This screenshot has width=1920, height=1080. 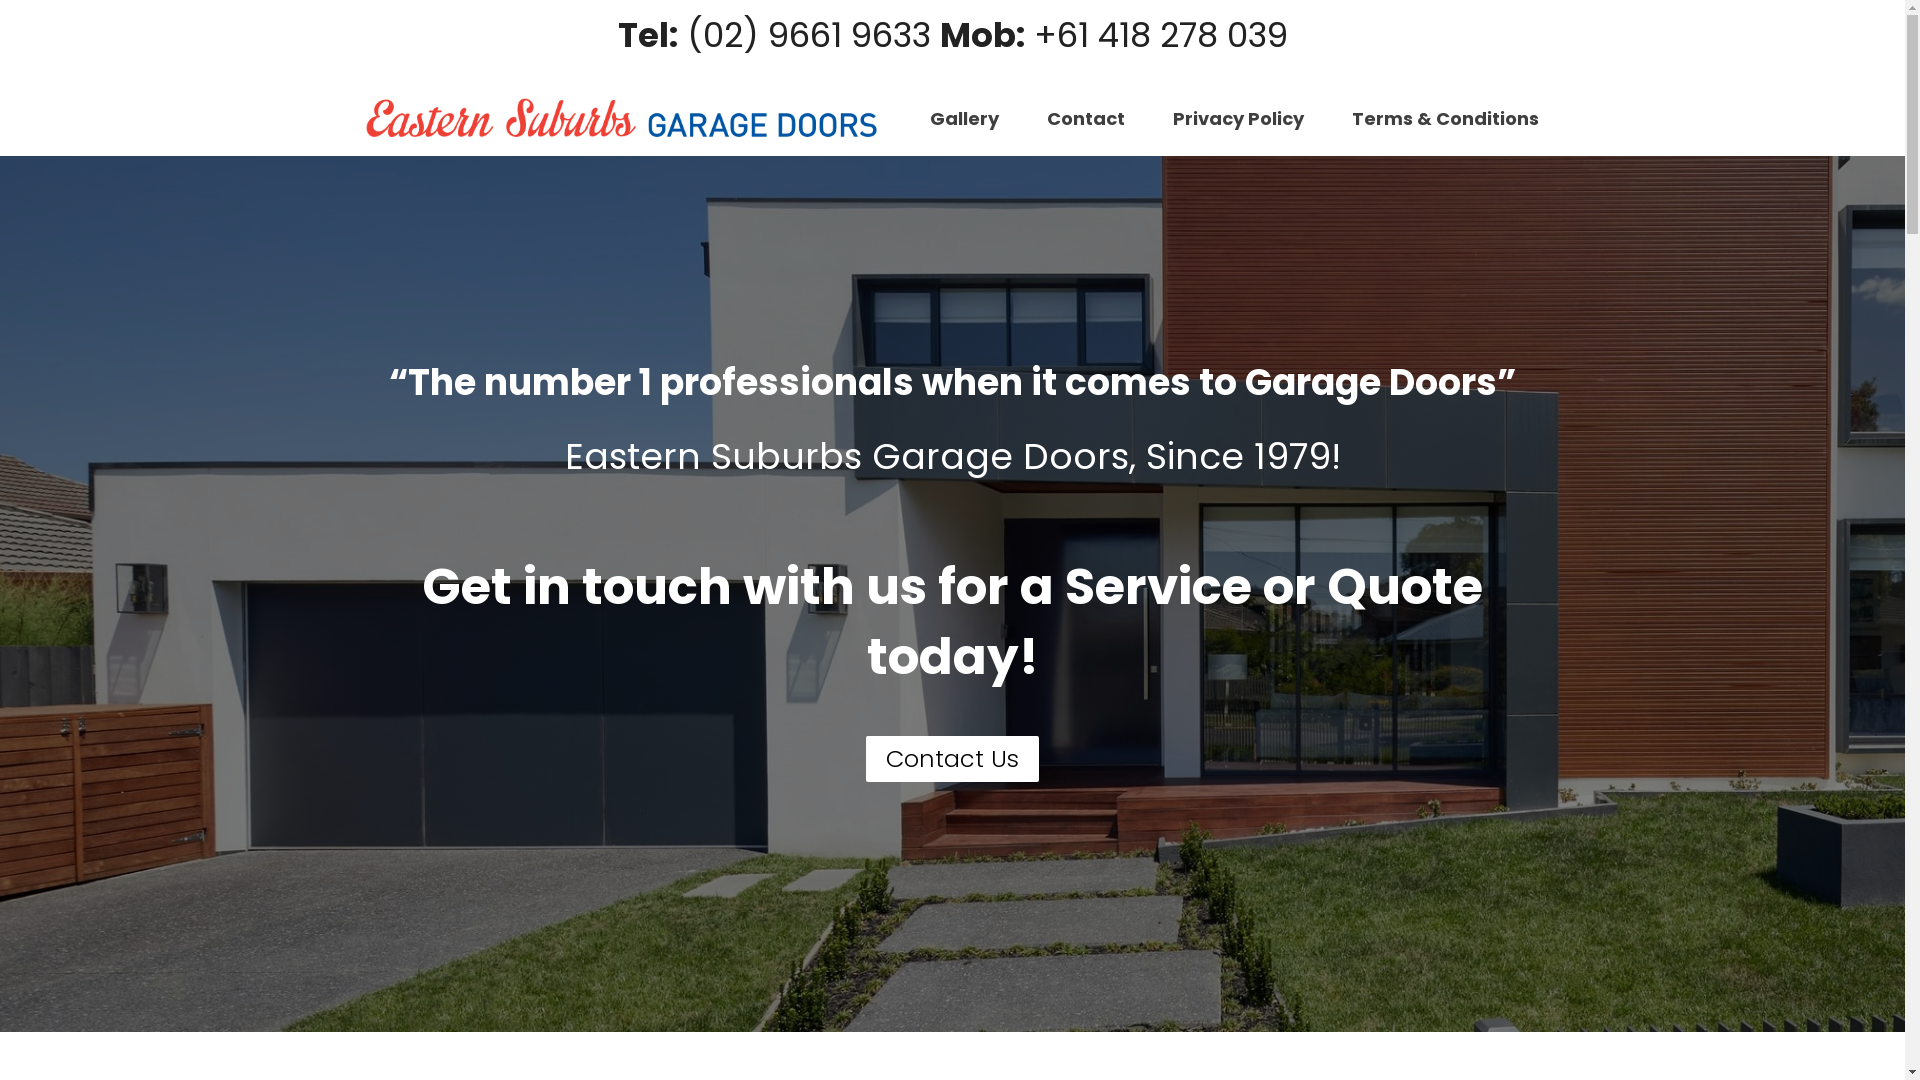 What do you see at coordinates (1148, 118) in the screenshot?
I see `'Privacy Policy'` at bounding box center [1148, 118].